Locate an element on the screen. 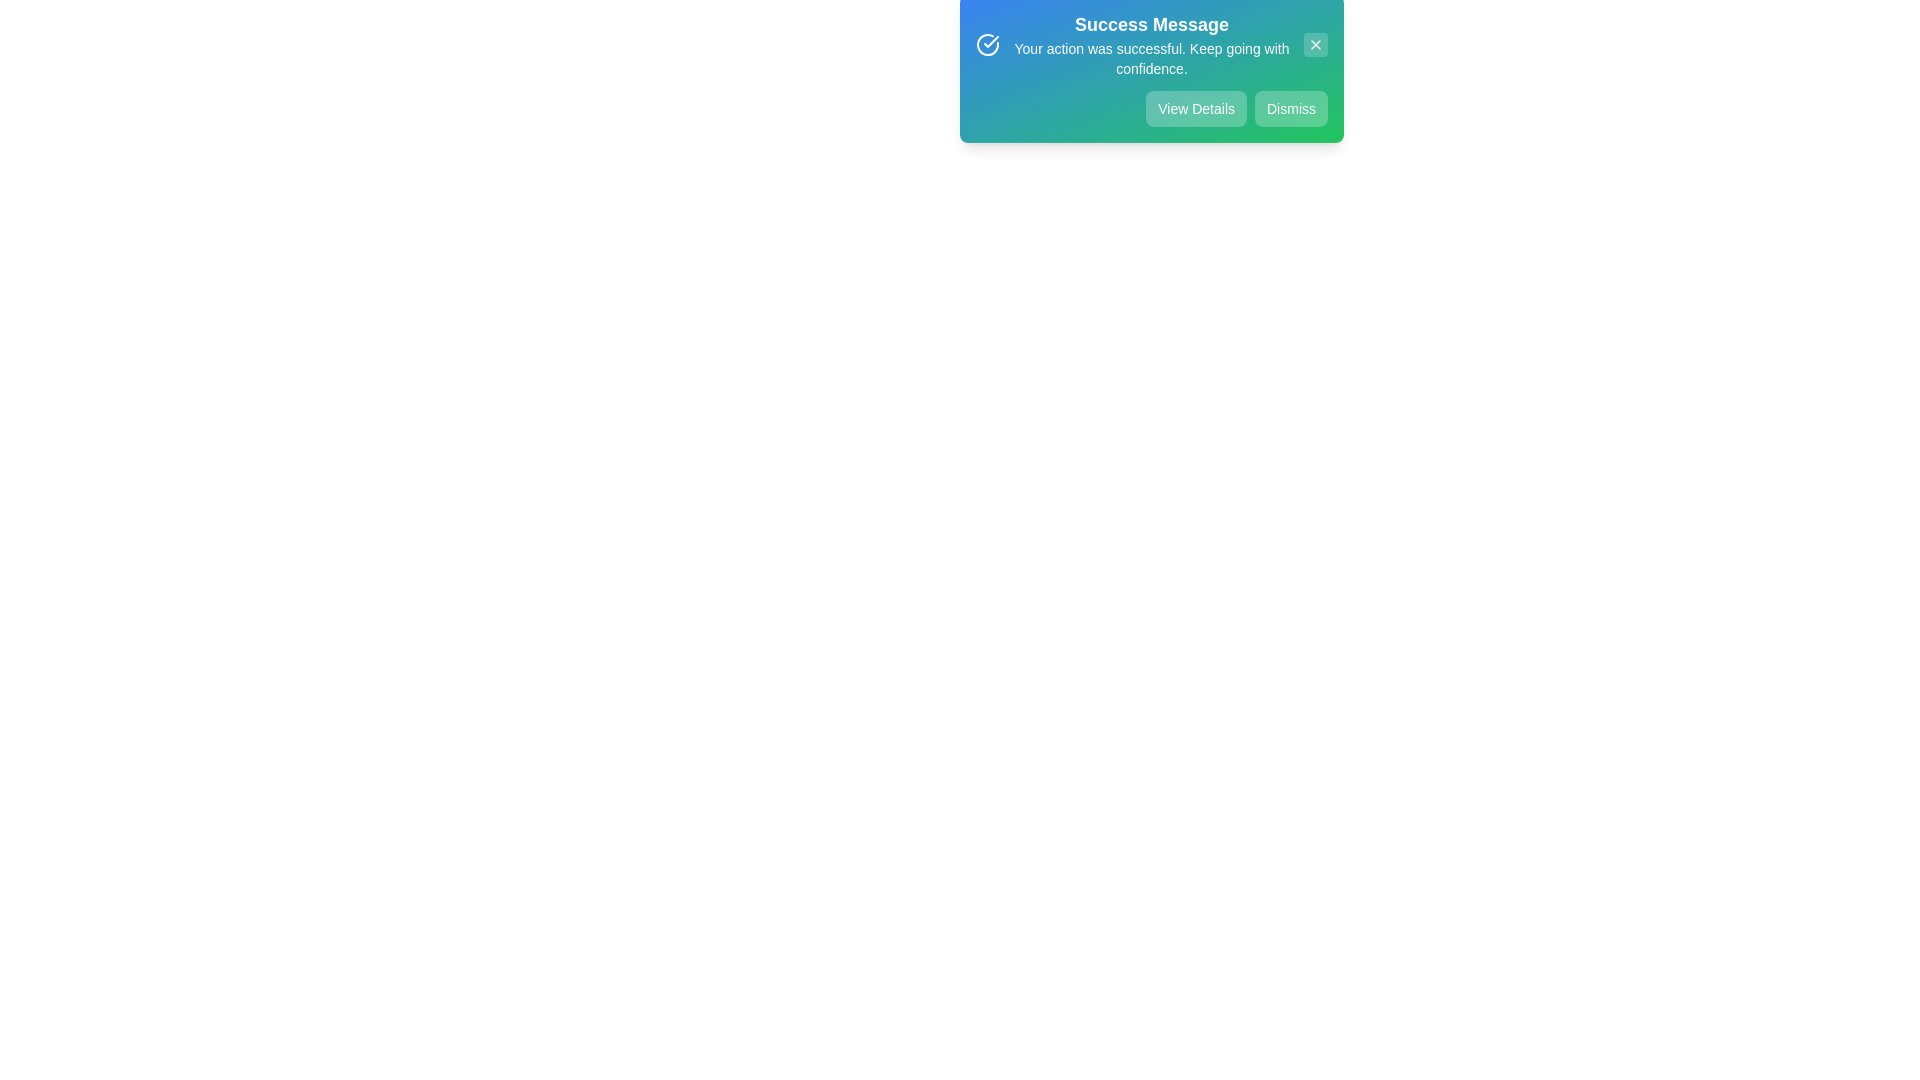  the center of the success message text area to simulate interaction is located at coordinates (1152, 56).